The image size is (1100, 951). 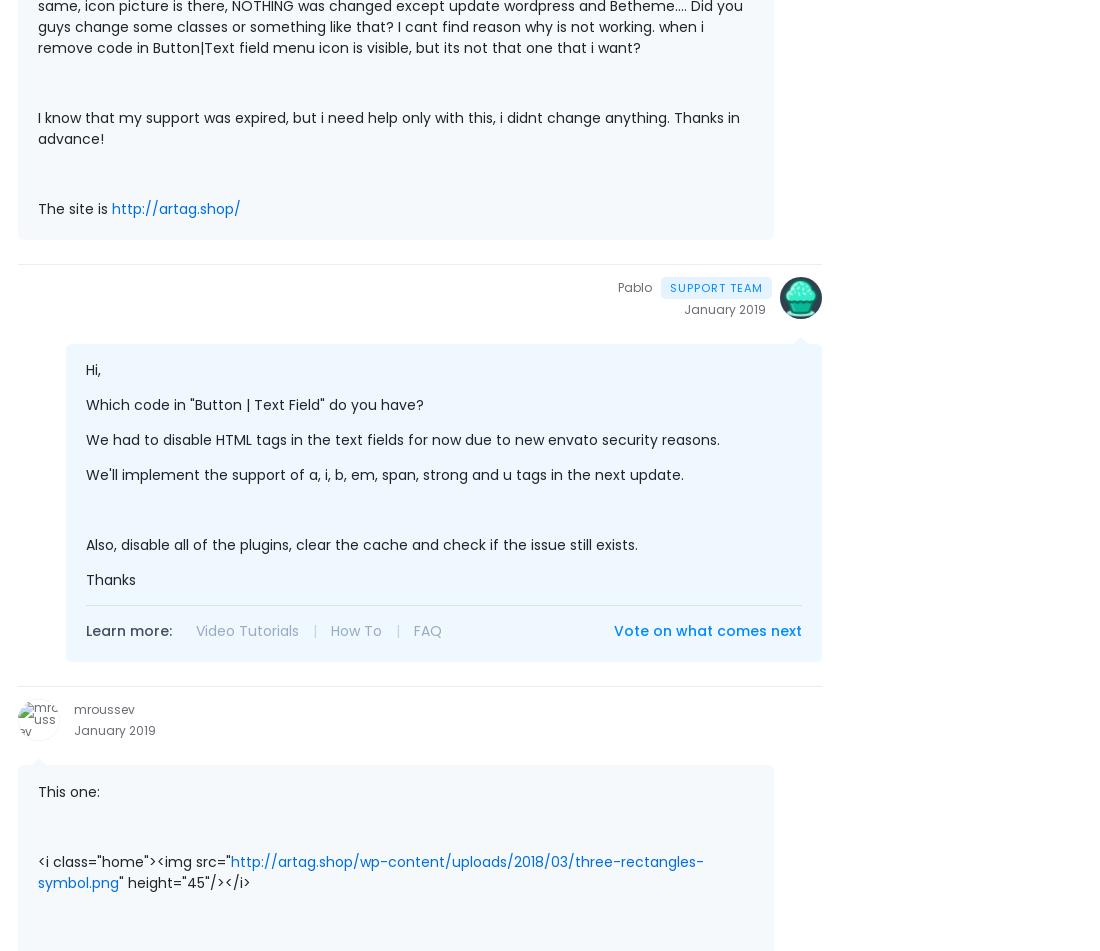 What do you see at coordinates (129, 629) in the screenshot?
I see `'Learn more:'` at bounding box center [129, 629].